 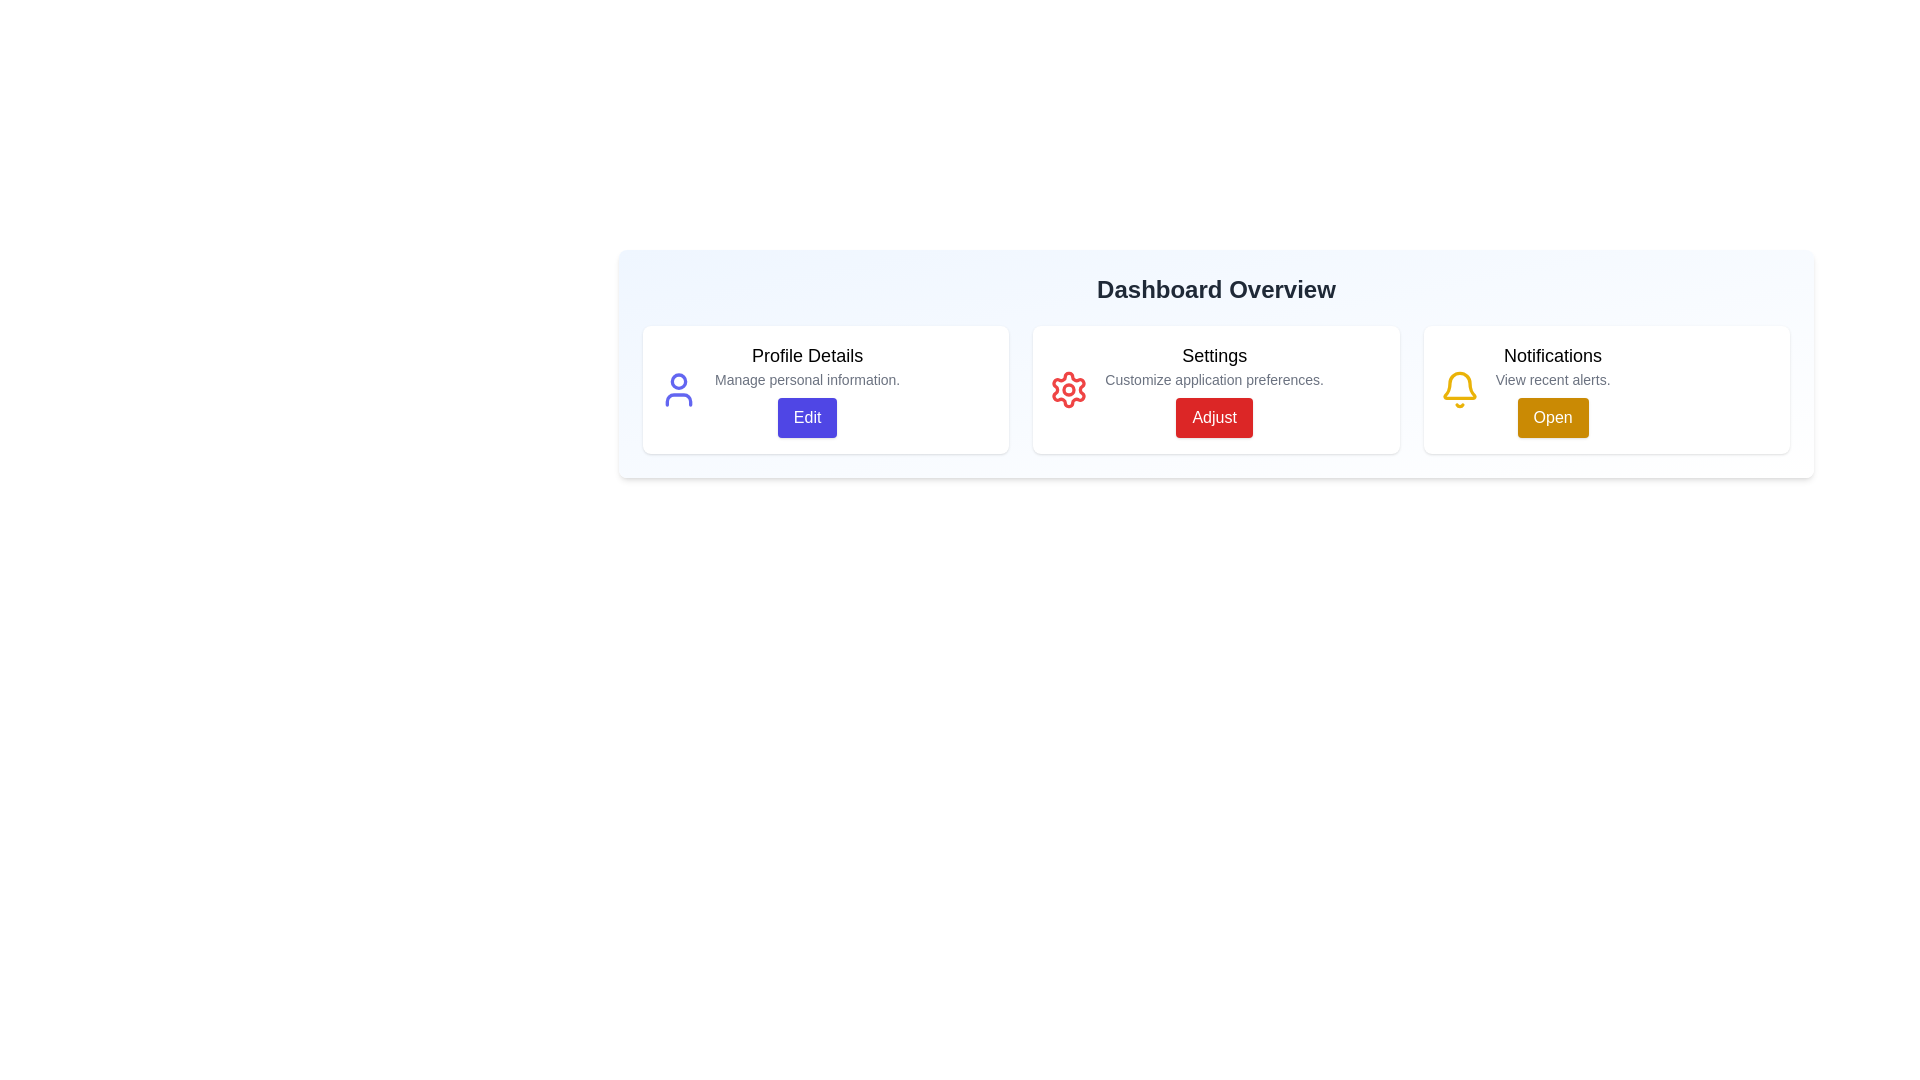 I want to click on the 'Edit' button, which is a rounded rectangular button with a blue background and white text, located below 'Manage personal information.', so click(x=807, y=416).